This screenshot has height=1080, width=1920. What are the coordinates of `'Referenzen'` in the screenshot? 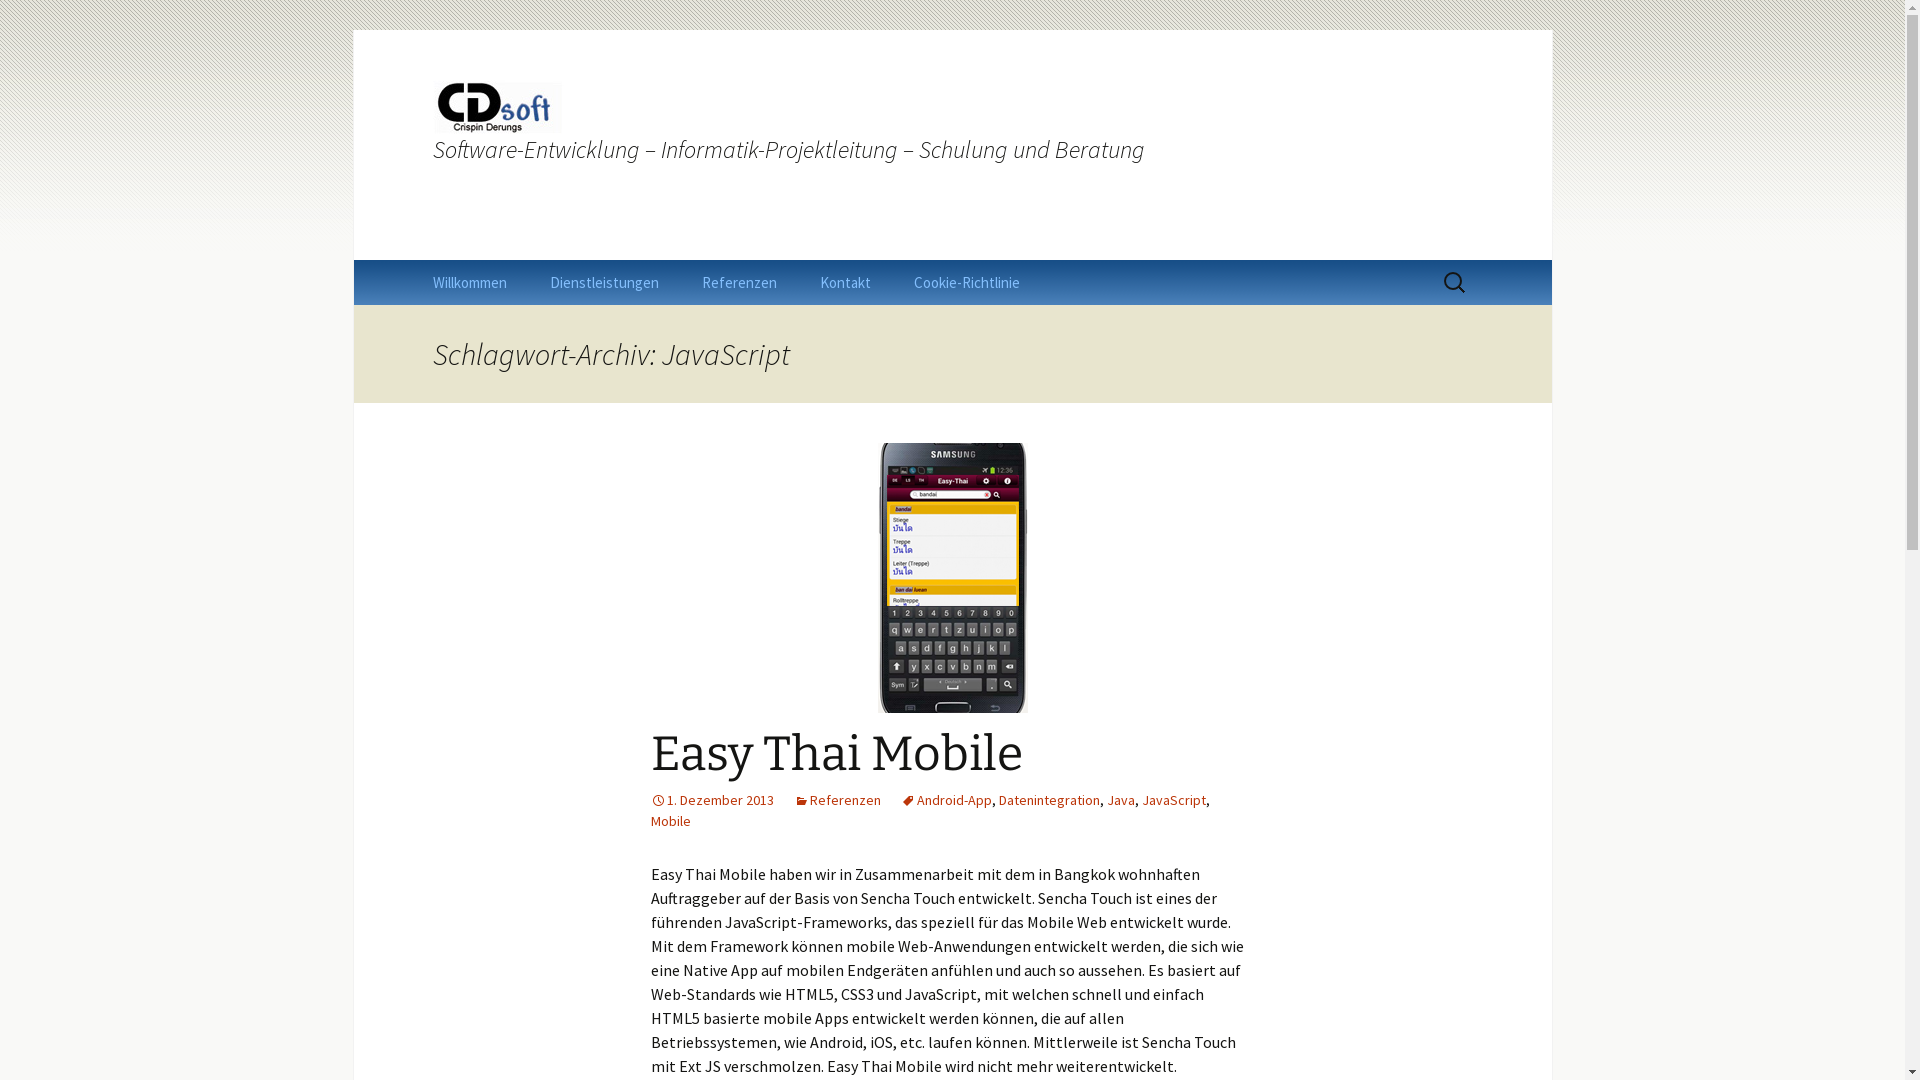 It's located at (837, 798).